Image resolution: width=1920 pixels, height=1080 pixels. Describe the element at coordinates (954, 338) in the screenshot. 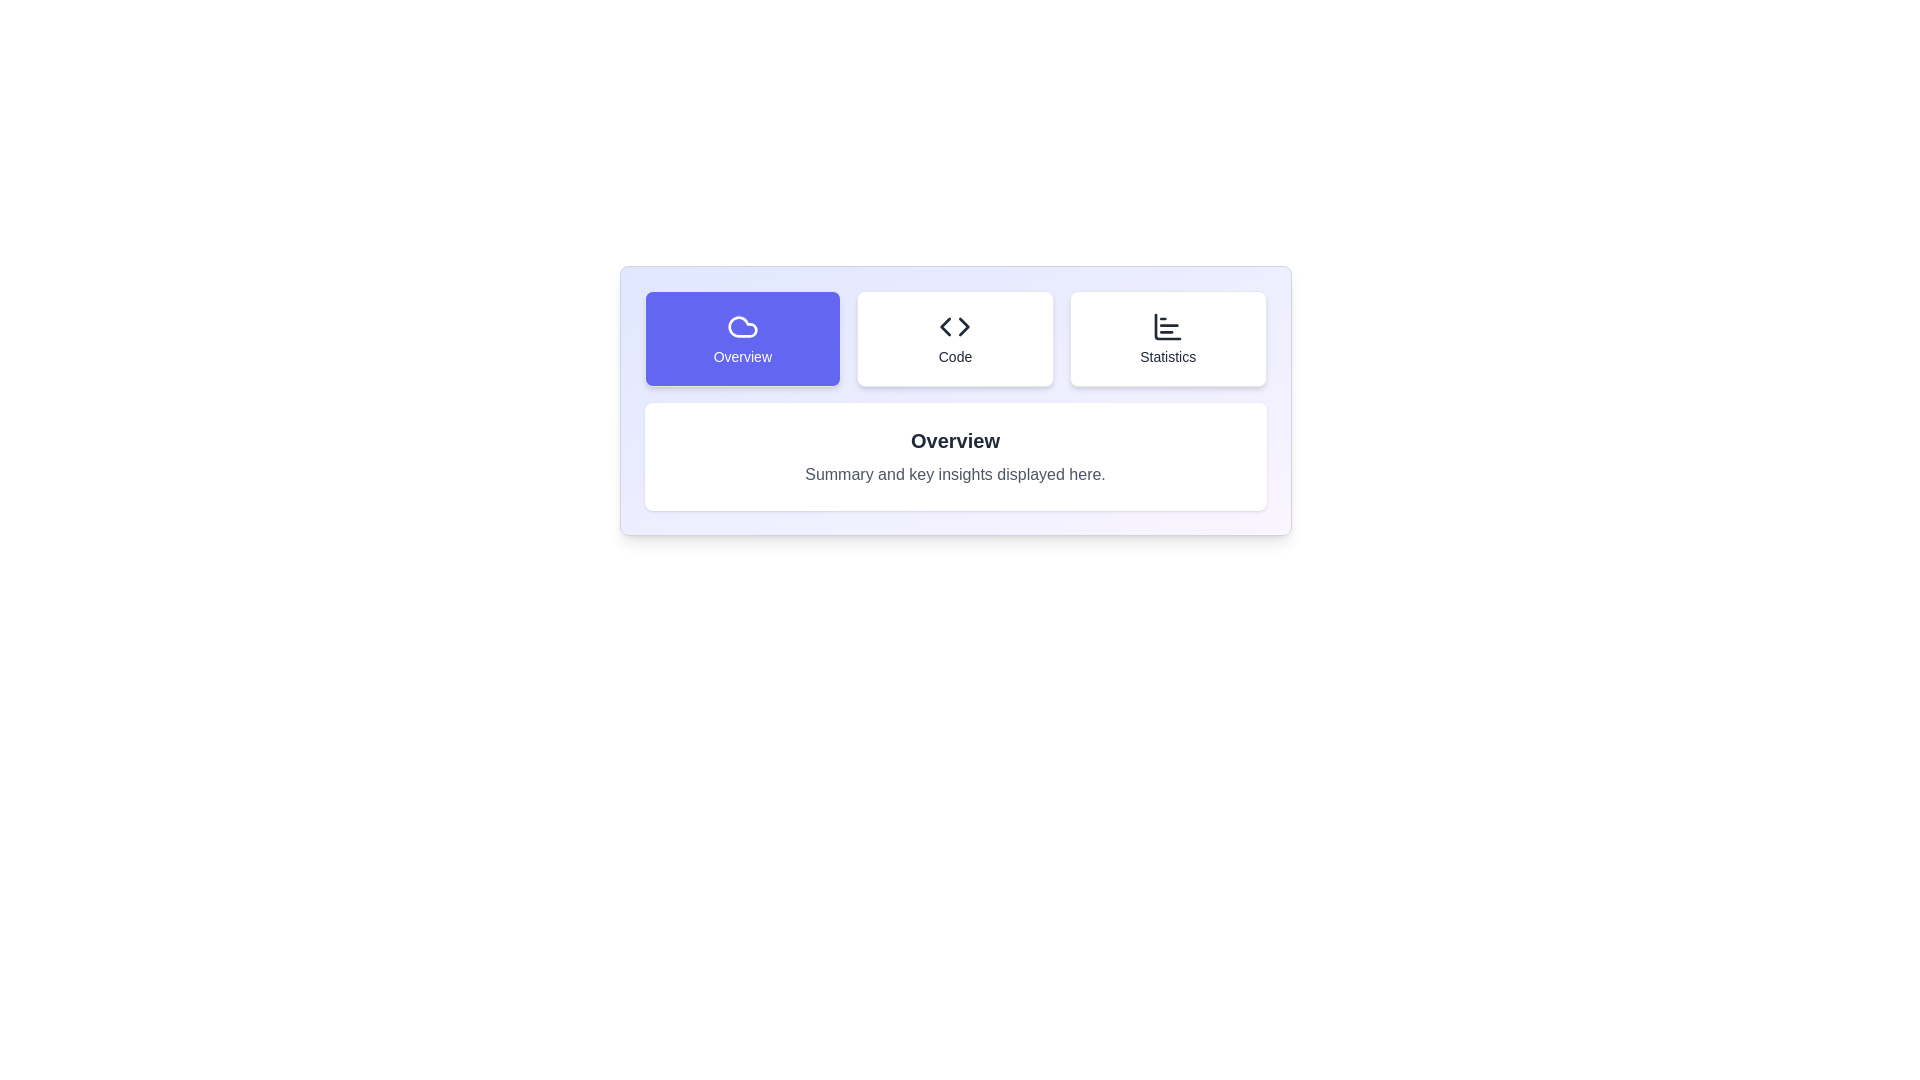

I see `the Code tab by clicking on its button` at that location.